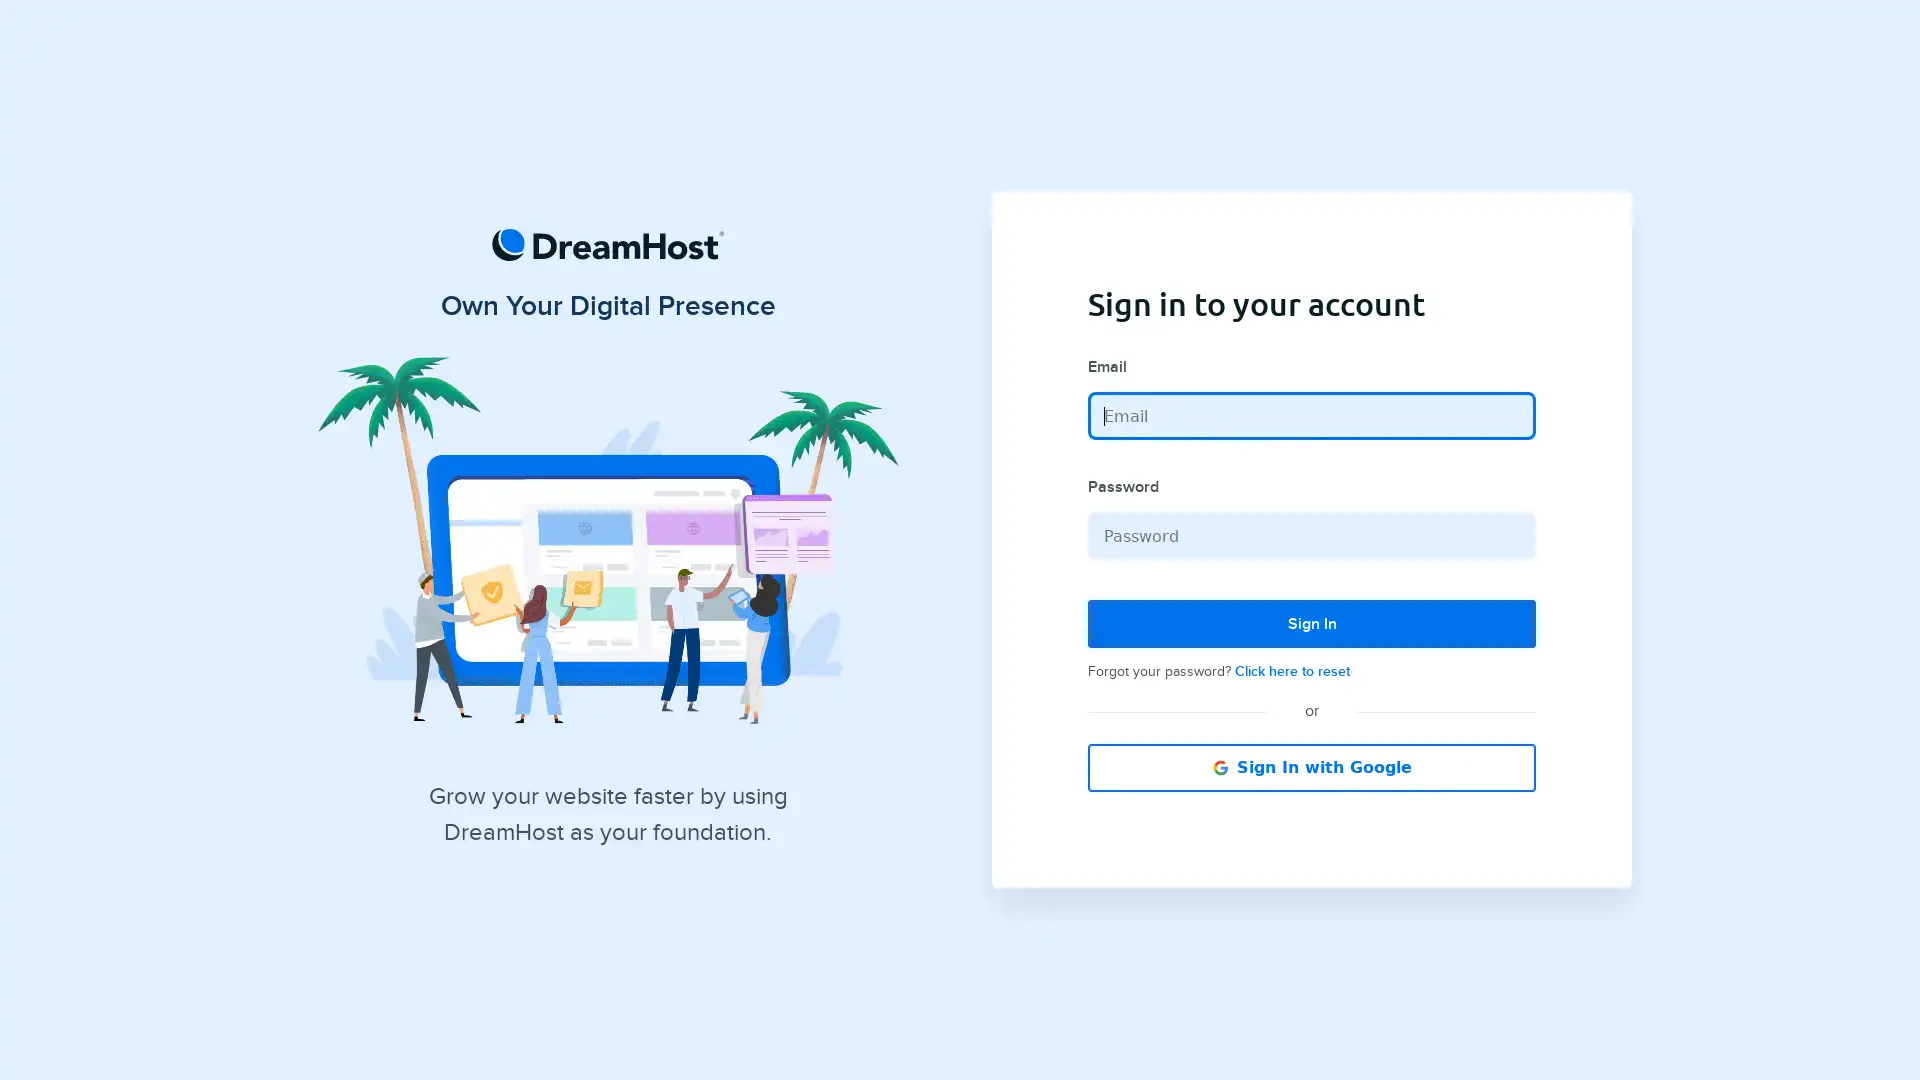  I want to click on Sign In with Google, so click(1311, 766).